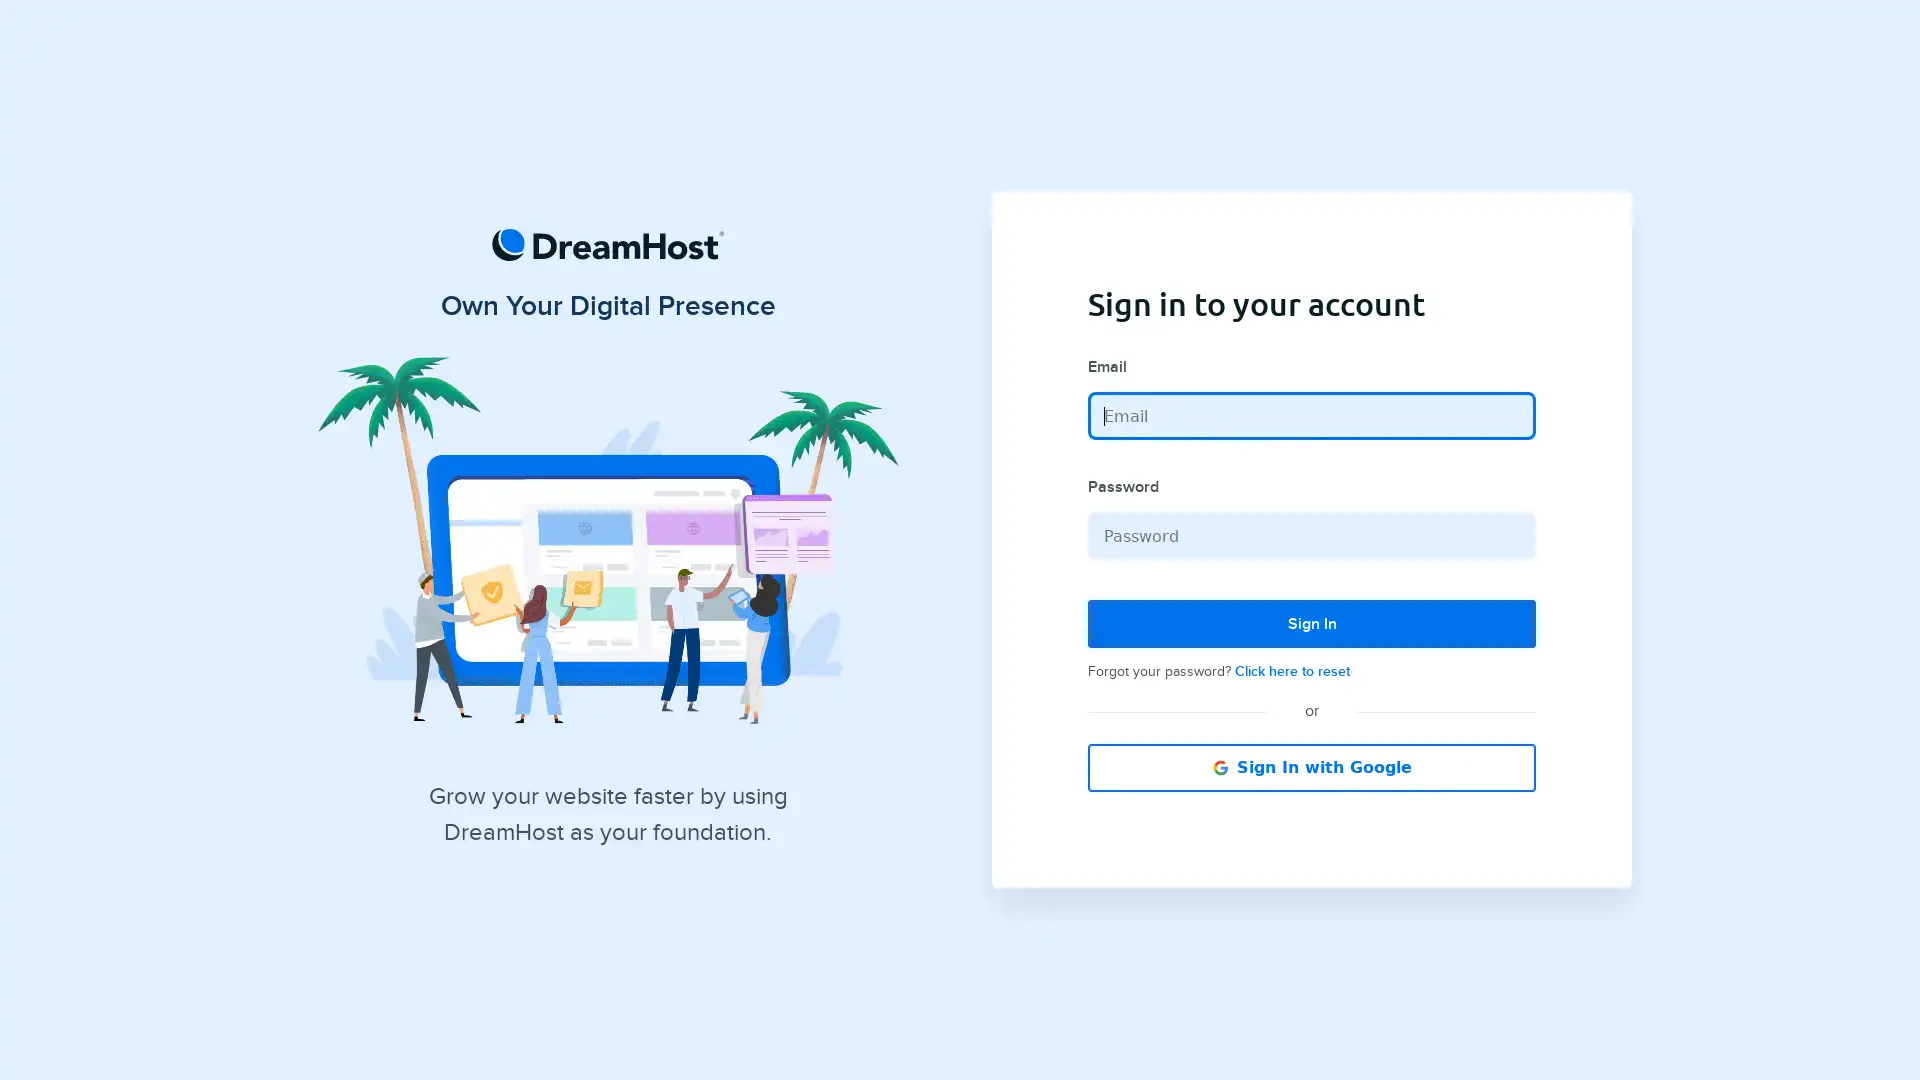  I want to click on Sign In with Google, so click(1311, 766).